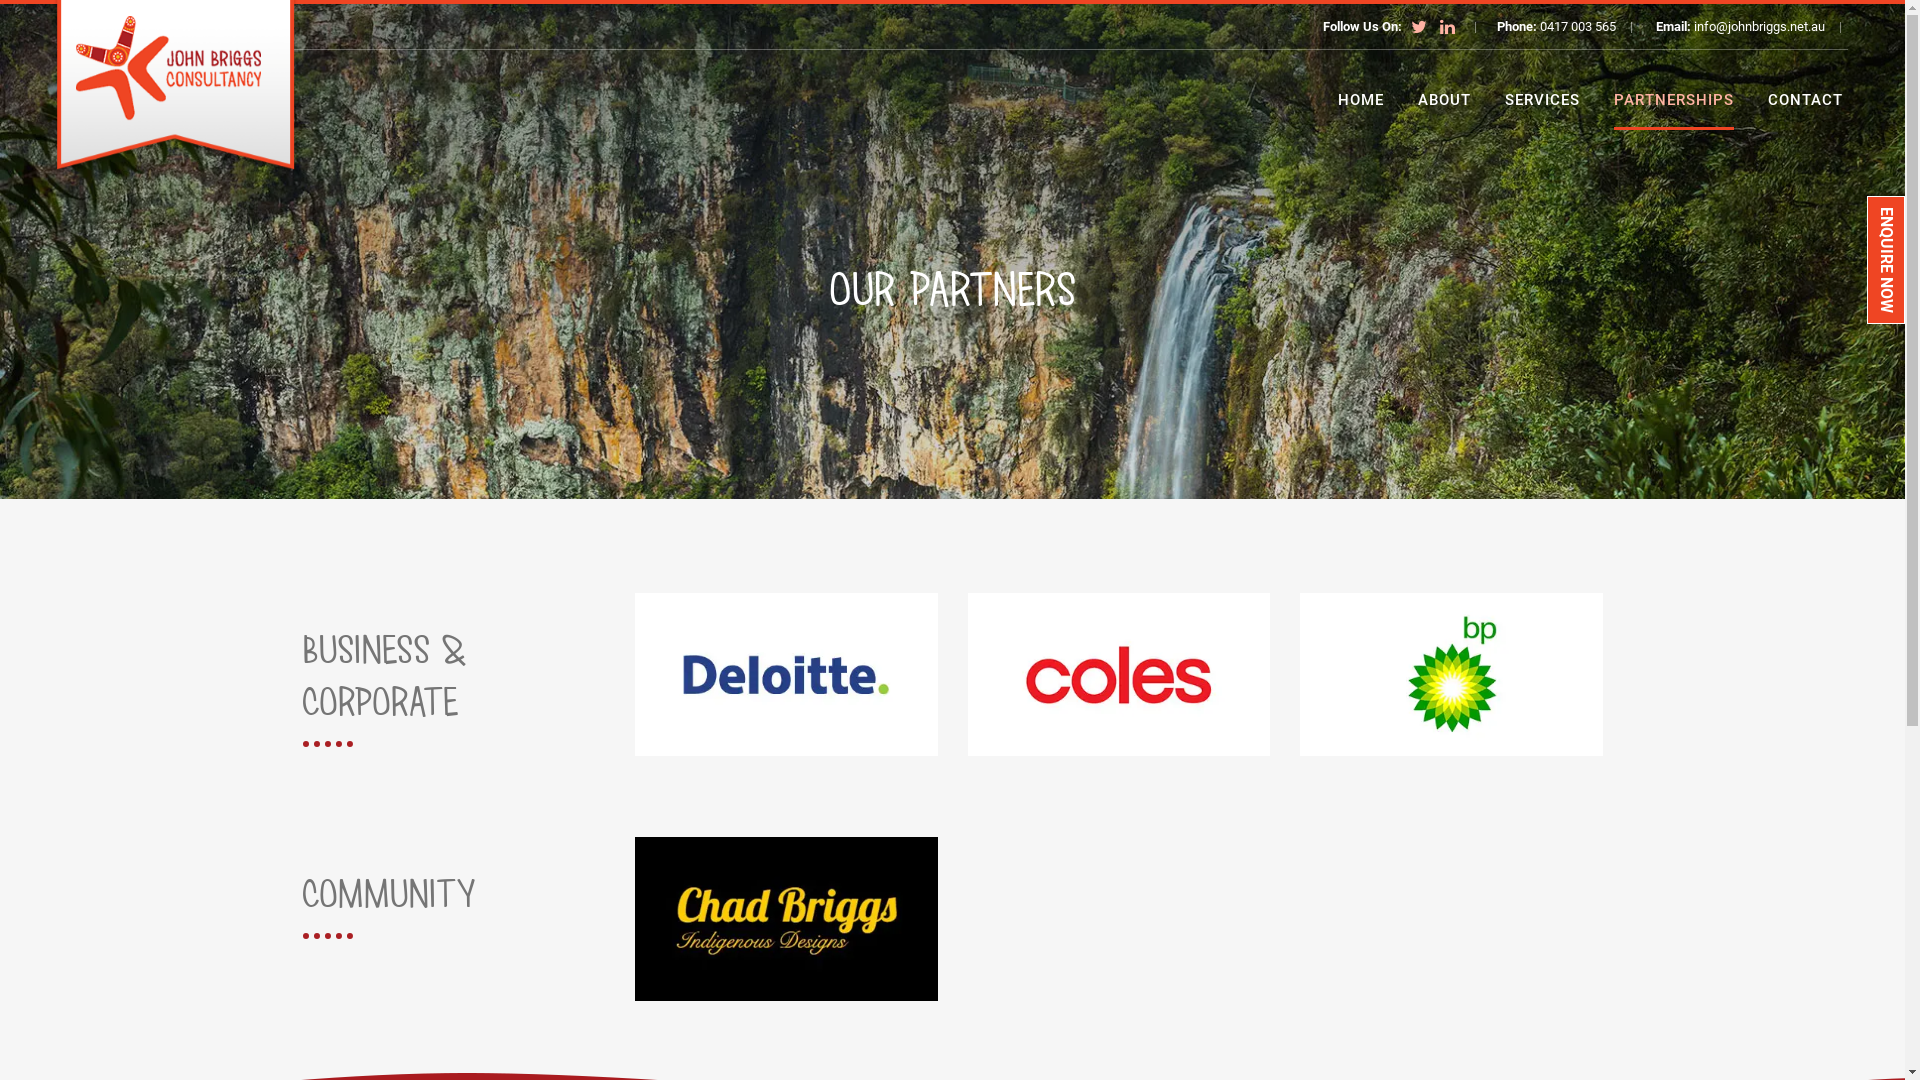  I want to click on 'CONTACT', so click(1805, 100).